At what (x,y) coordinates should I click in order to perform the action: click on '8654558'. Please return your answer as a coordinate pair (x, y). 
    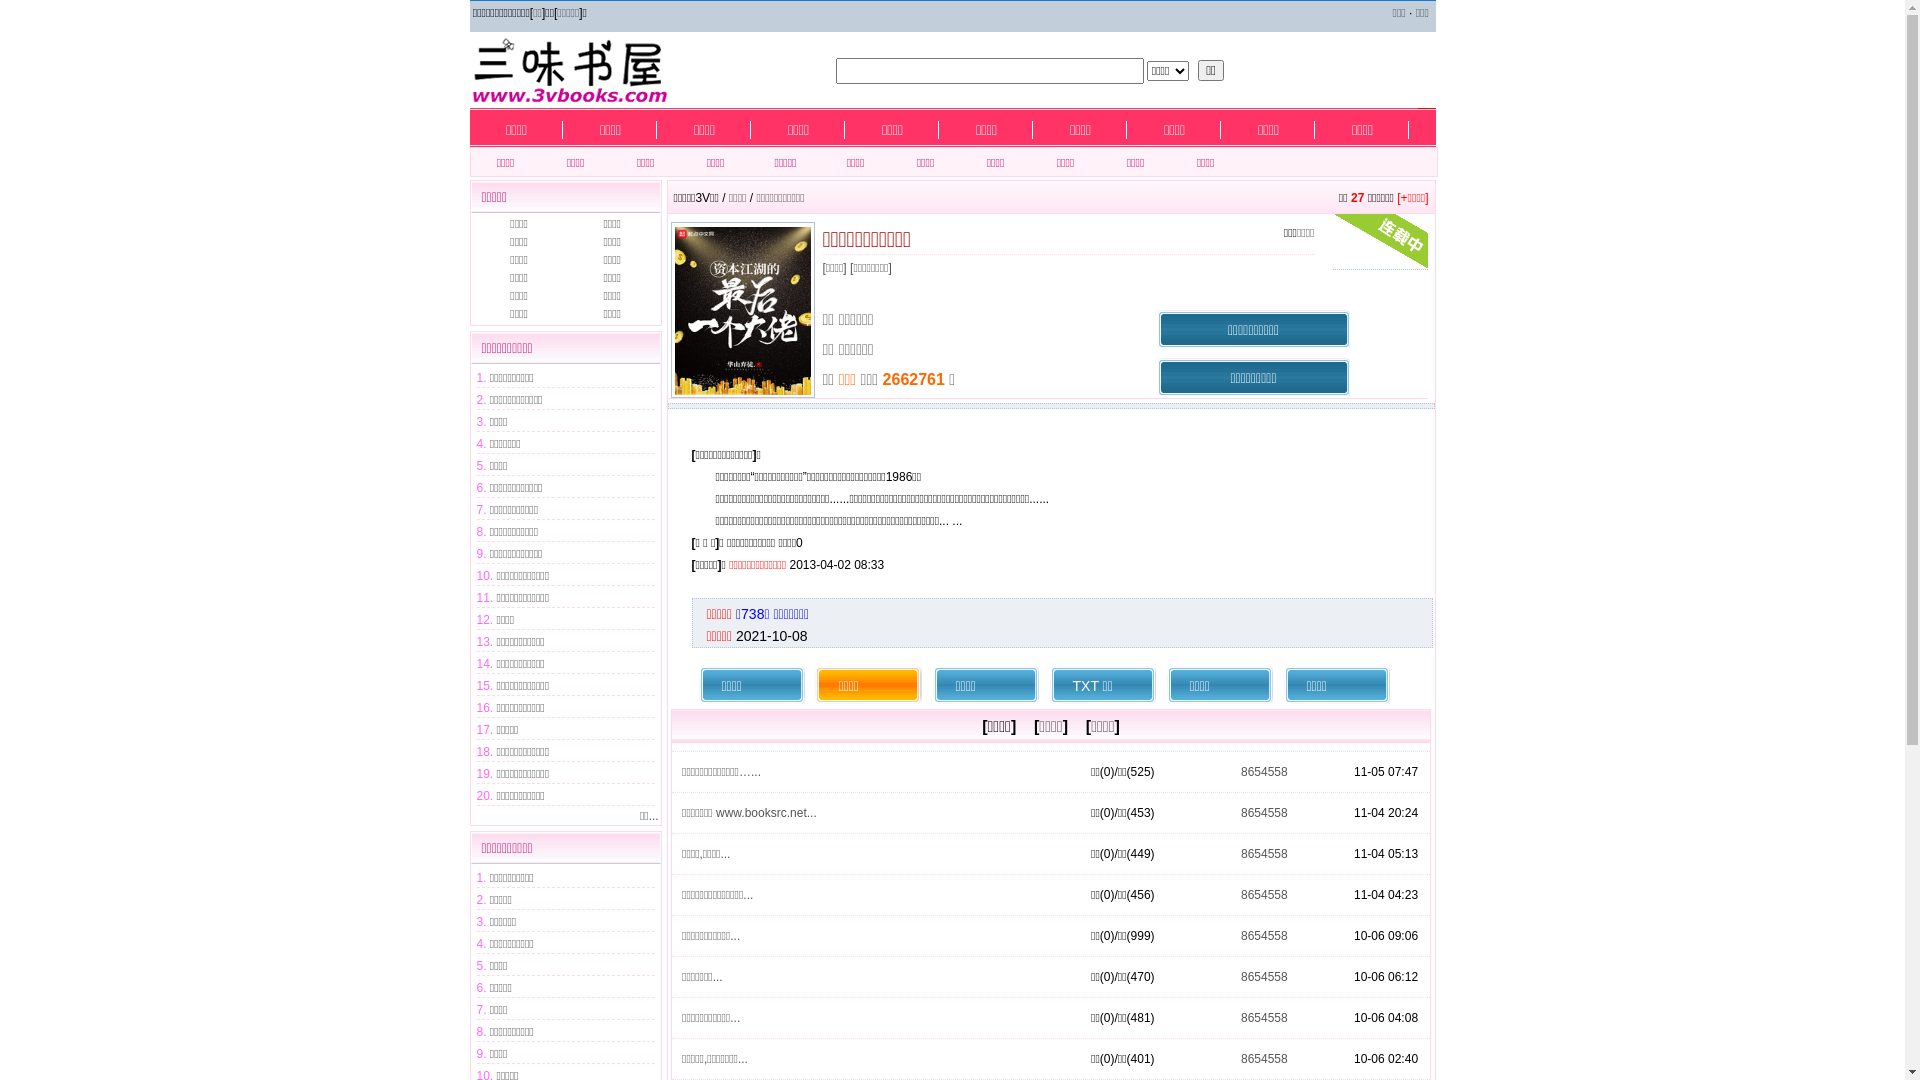
    Looking at the image, I should click on (1240, 975).